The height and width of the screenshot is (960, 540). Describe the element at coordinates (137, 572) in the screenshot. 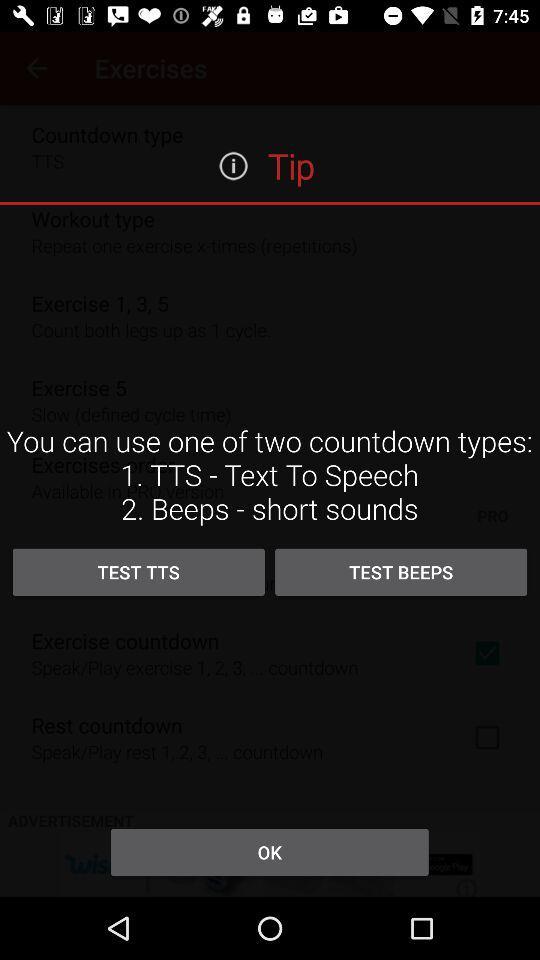

I see `the test tts on the left` at that location.